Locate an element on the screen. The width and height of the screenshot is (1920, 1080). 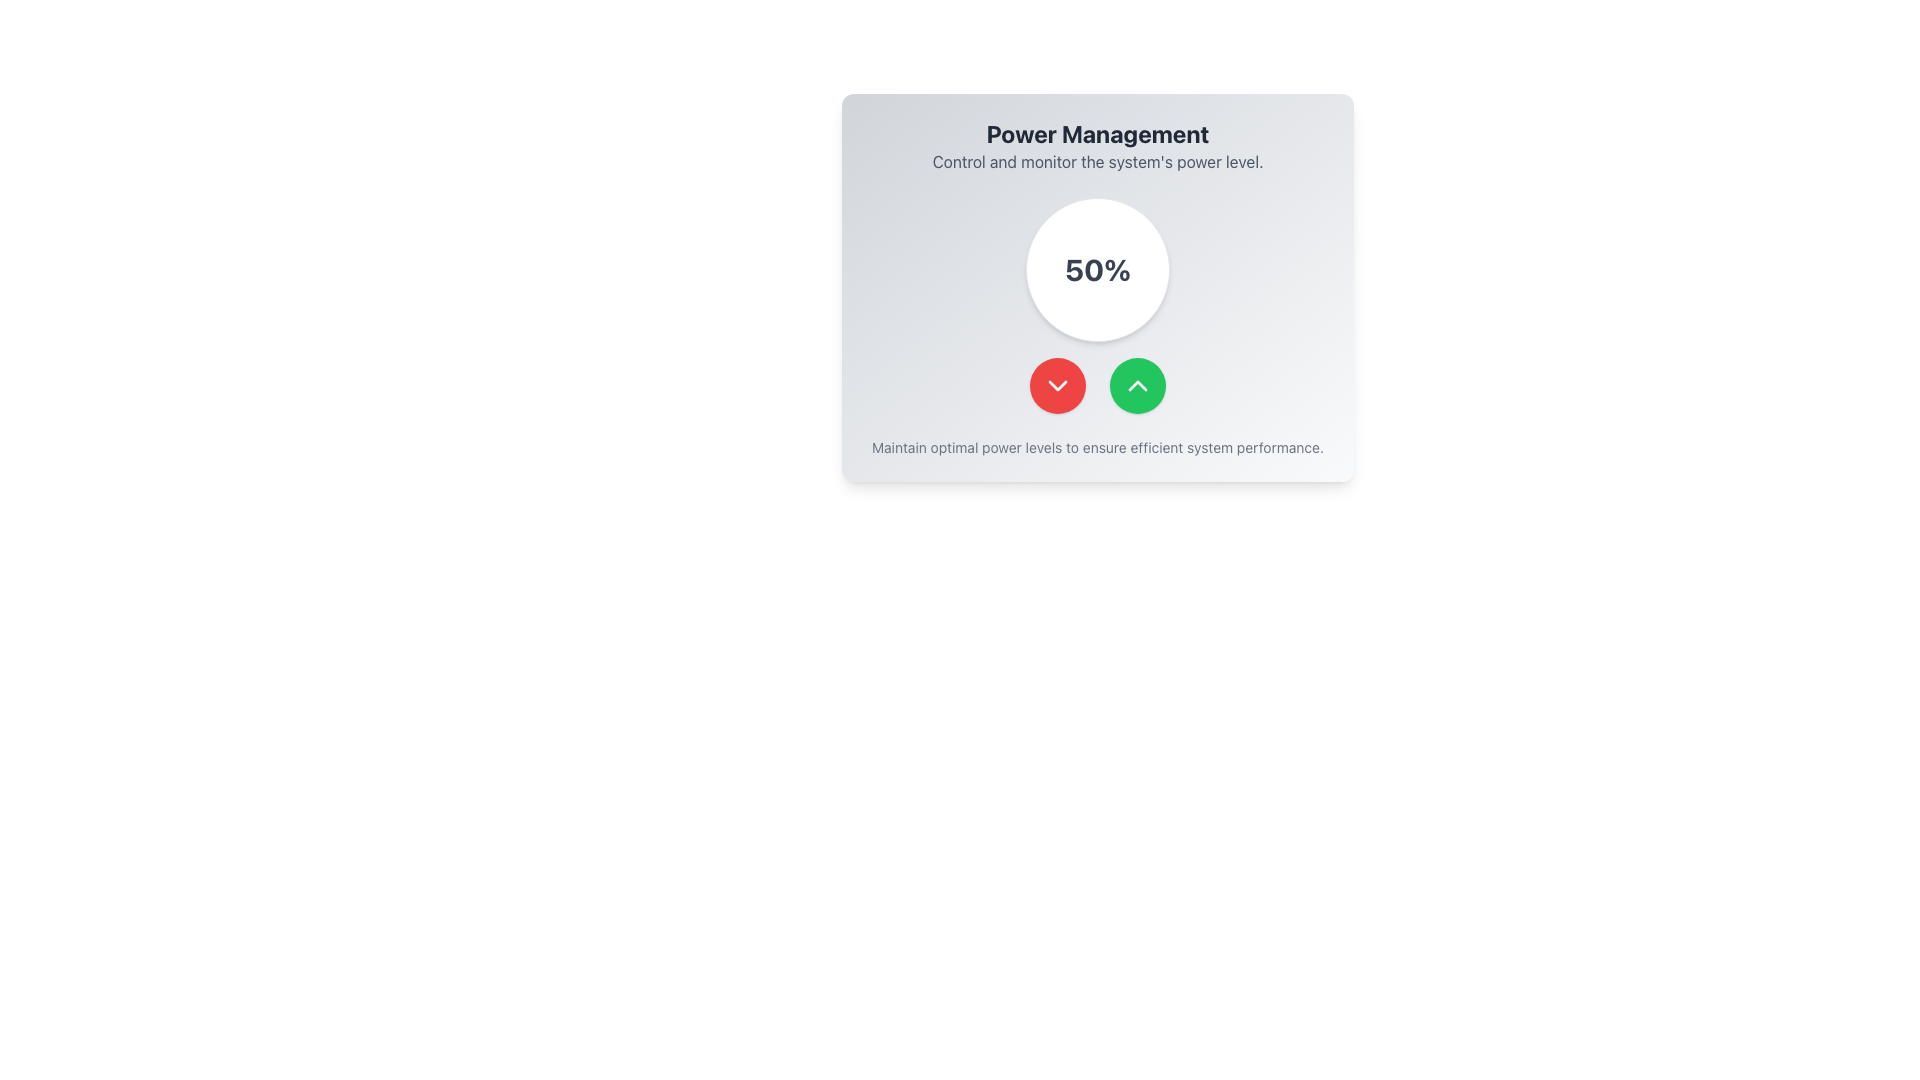
the circular green button with a white upward arrow icon located in the 'Power Management' interface, which is the second button at the bottom right of the red downward arrow button is located at coordinates (1137, 385).